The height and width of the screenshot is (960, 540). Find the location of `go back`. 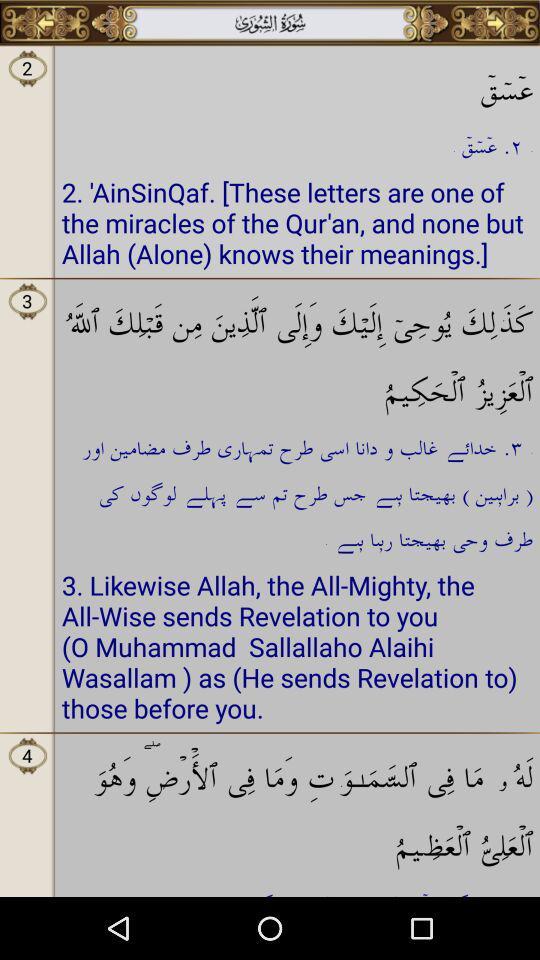

go back is located at coordinates (45, 22).